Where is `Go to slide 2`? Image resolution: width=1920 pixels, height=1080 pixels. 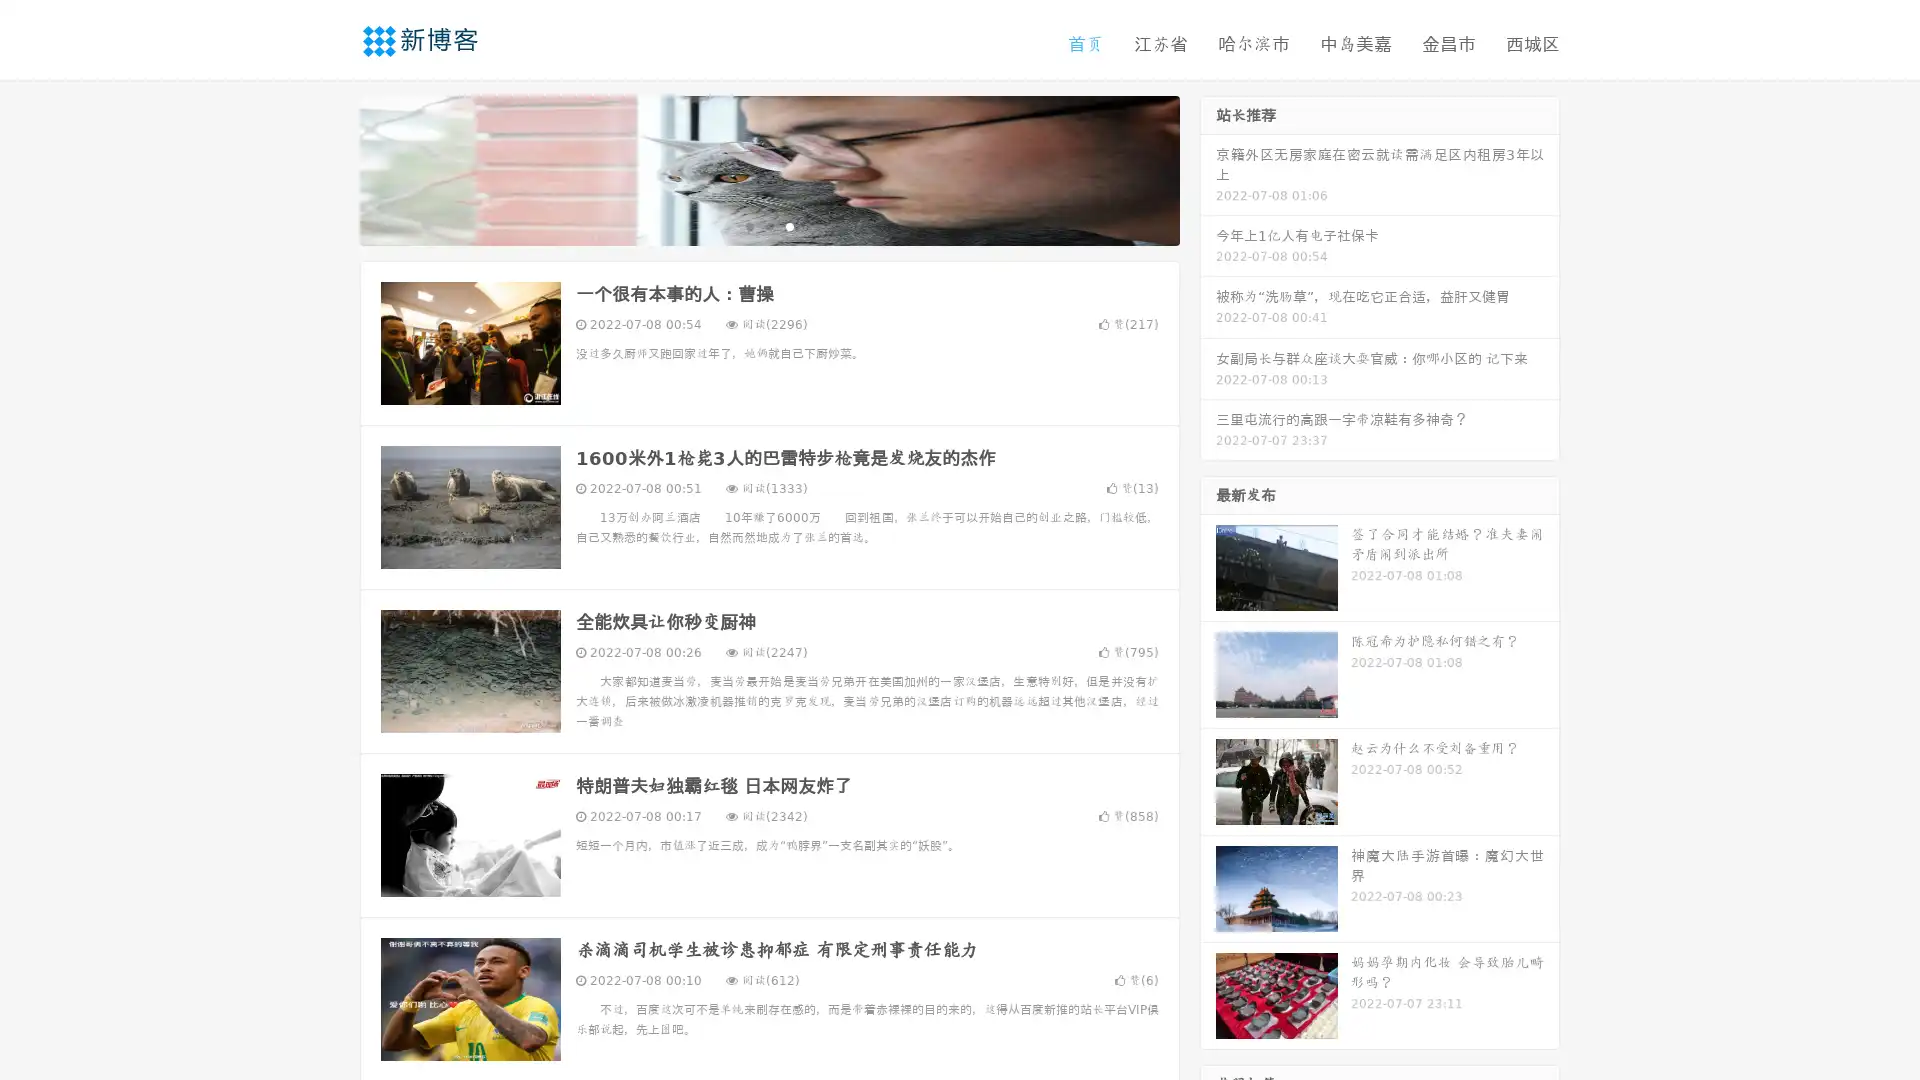 Go to slide 2 is located at coordinates (768, 225).